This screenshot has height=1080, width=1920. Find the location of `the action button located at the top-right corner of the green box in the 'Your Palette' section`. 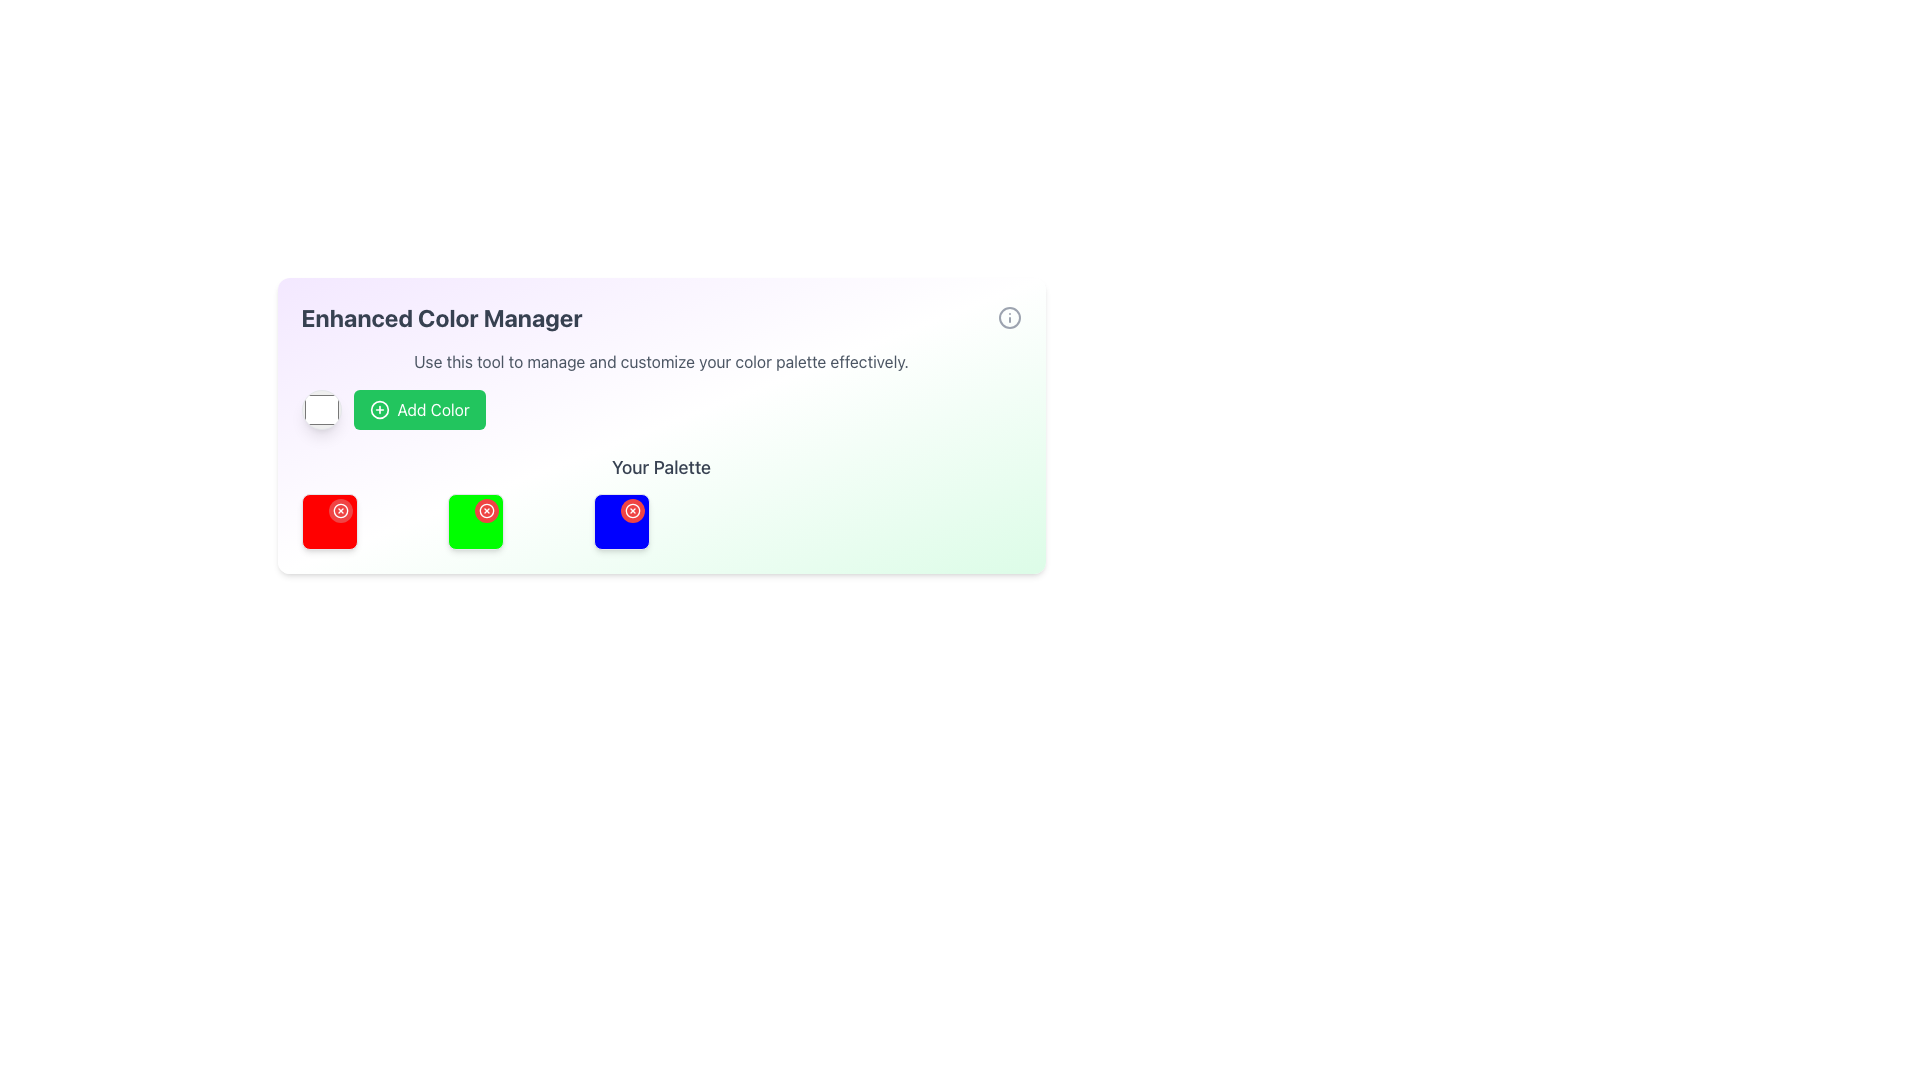

the action button located at the top-right corner of the green box in the 'Your Palette' section is located at coordinates (486, 509).